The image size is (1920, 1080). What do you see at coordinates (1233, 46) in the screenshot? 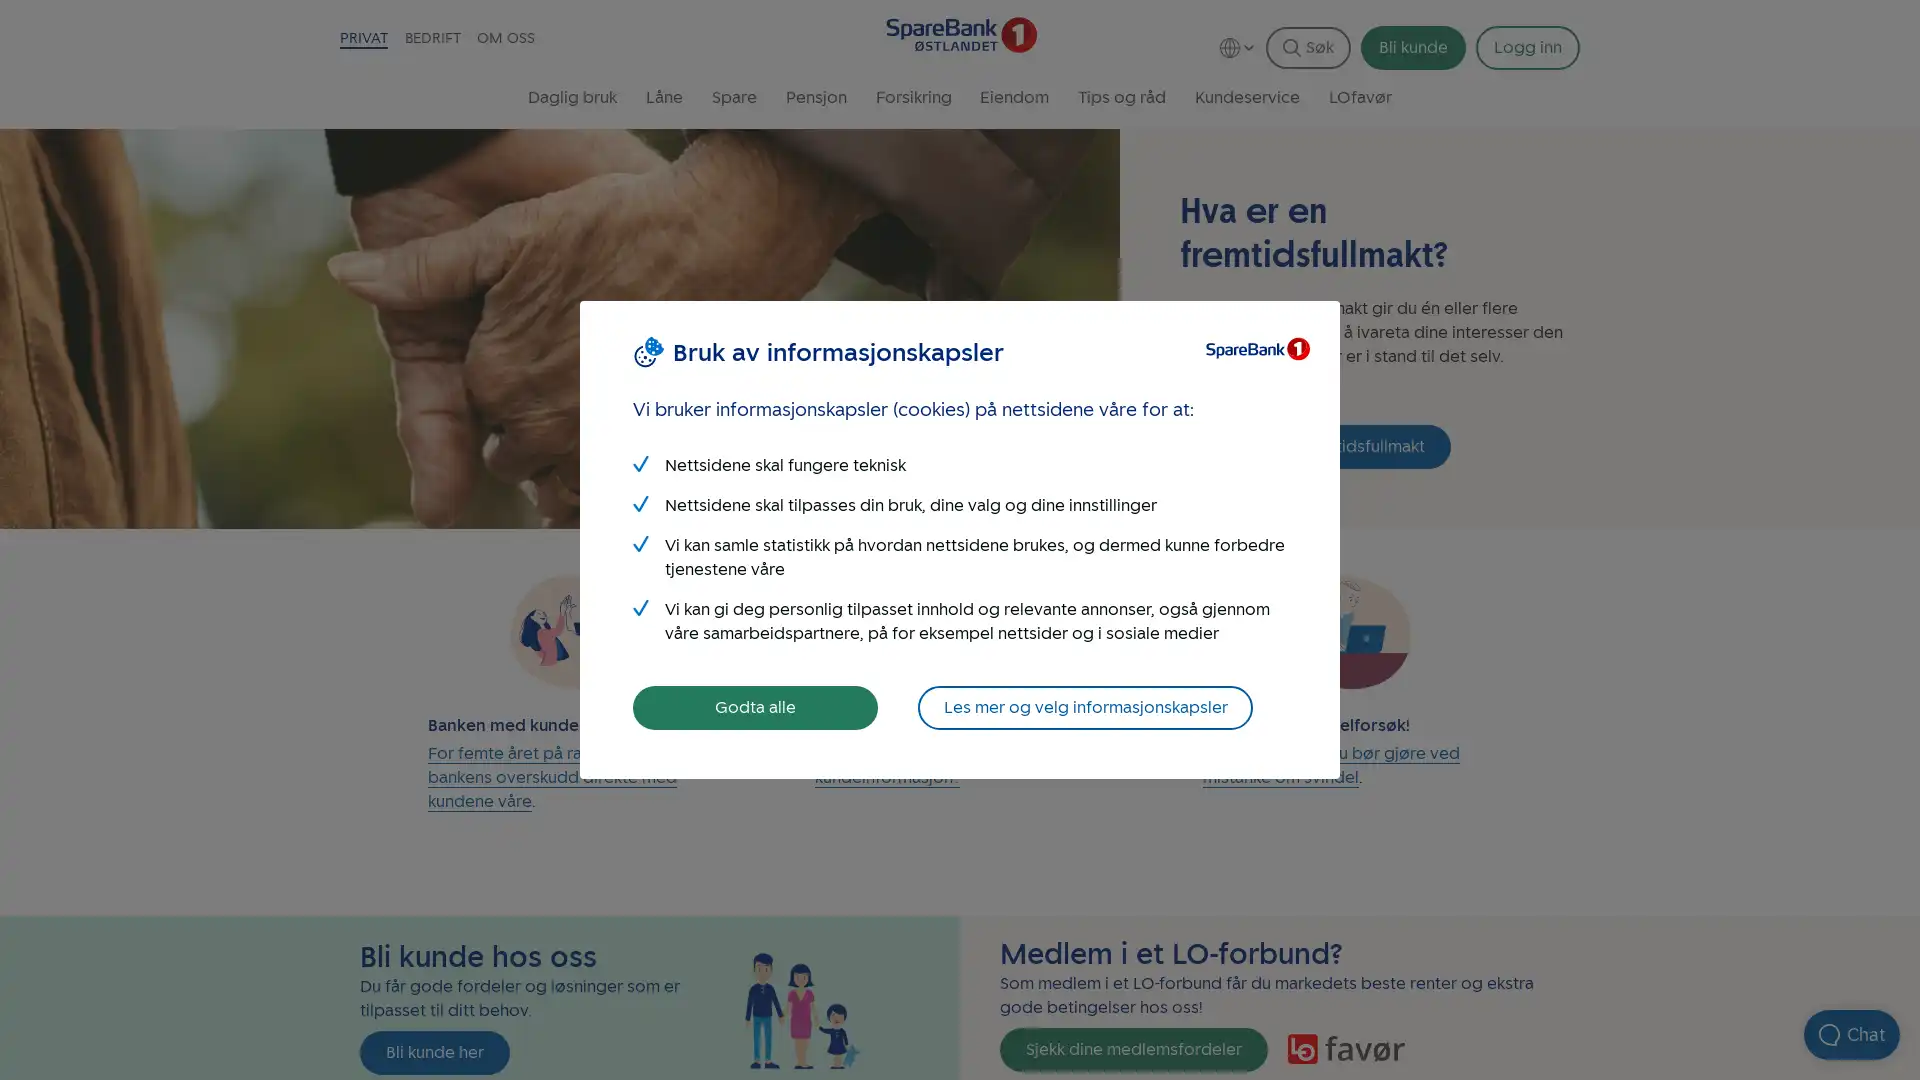
I see `Language` at bounding box center [1233, 46].